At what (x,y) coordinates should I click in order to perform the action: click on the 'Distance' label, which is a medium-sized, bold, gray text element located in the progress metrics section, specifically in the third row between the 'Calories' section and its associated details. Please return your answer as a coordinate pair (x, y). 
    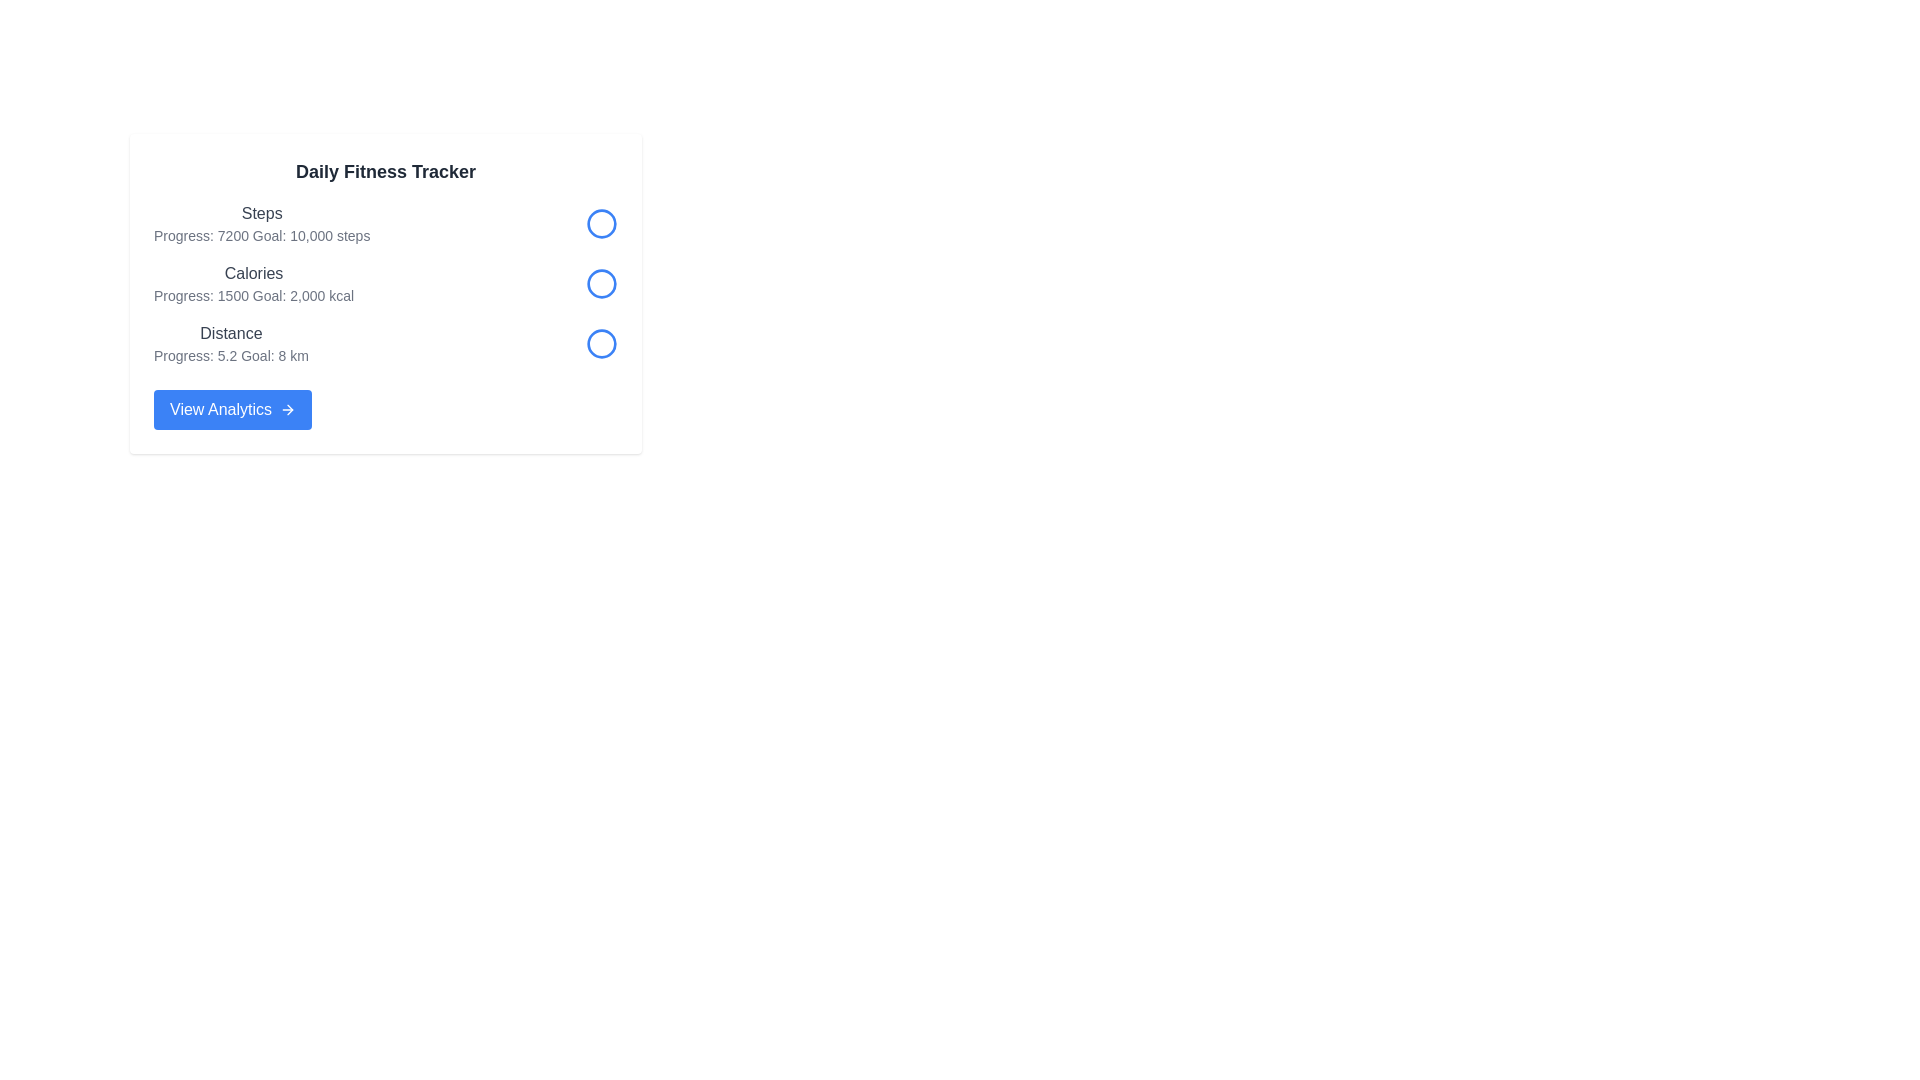
    Looking at the image, I should click on (231, 333).